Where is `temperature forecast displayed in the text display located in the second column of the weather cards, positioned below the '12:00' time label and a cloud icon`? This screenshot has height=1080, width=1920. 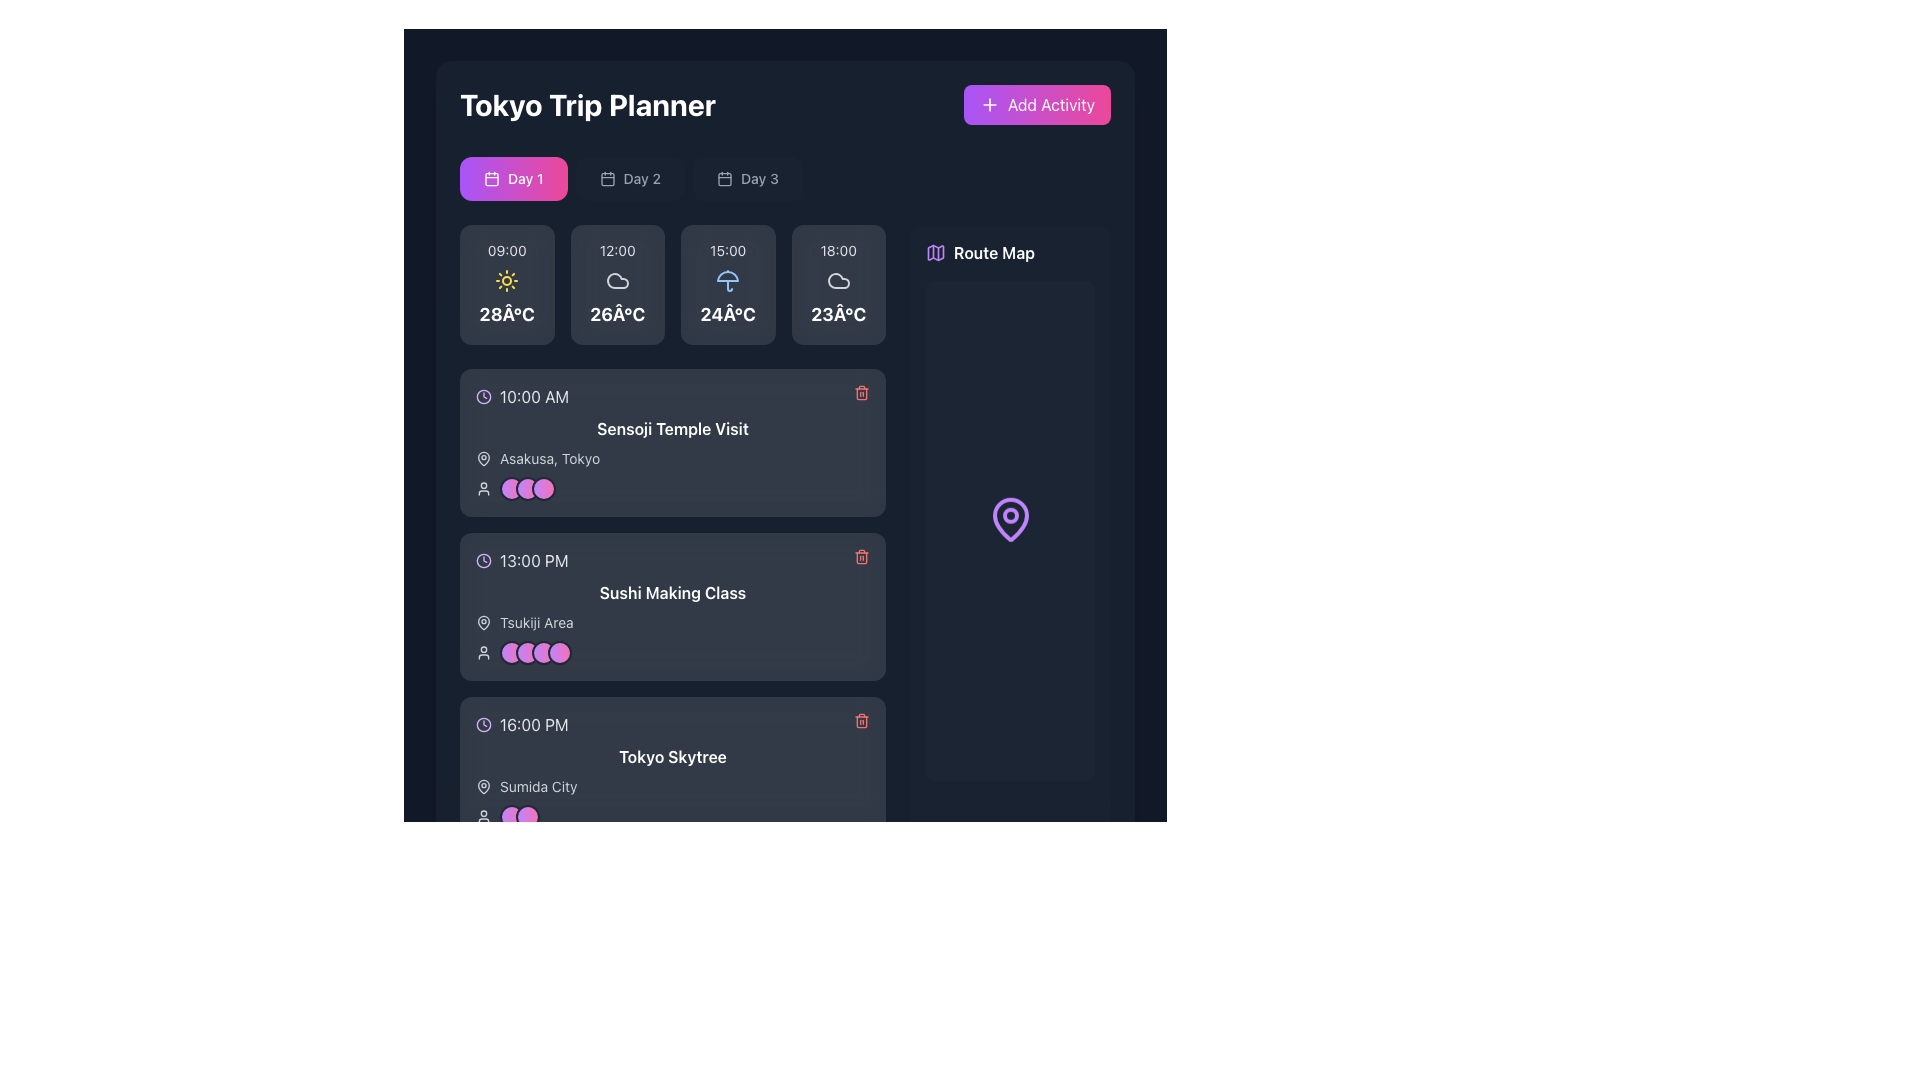 temperature forecast displayed in the text display located in the second column of the weather cards, positioned below the '12:00' time label and a cloud icon is located at coordinates (616, 315).